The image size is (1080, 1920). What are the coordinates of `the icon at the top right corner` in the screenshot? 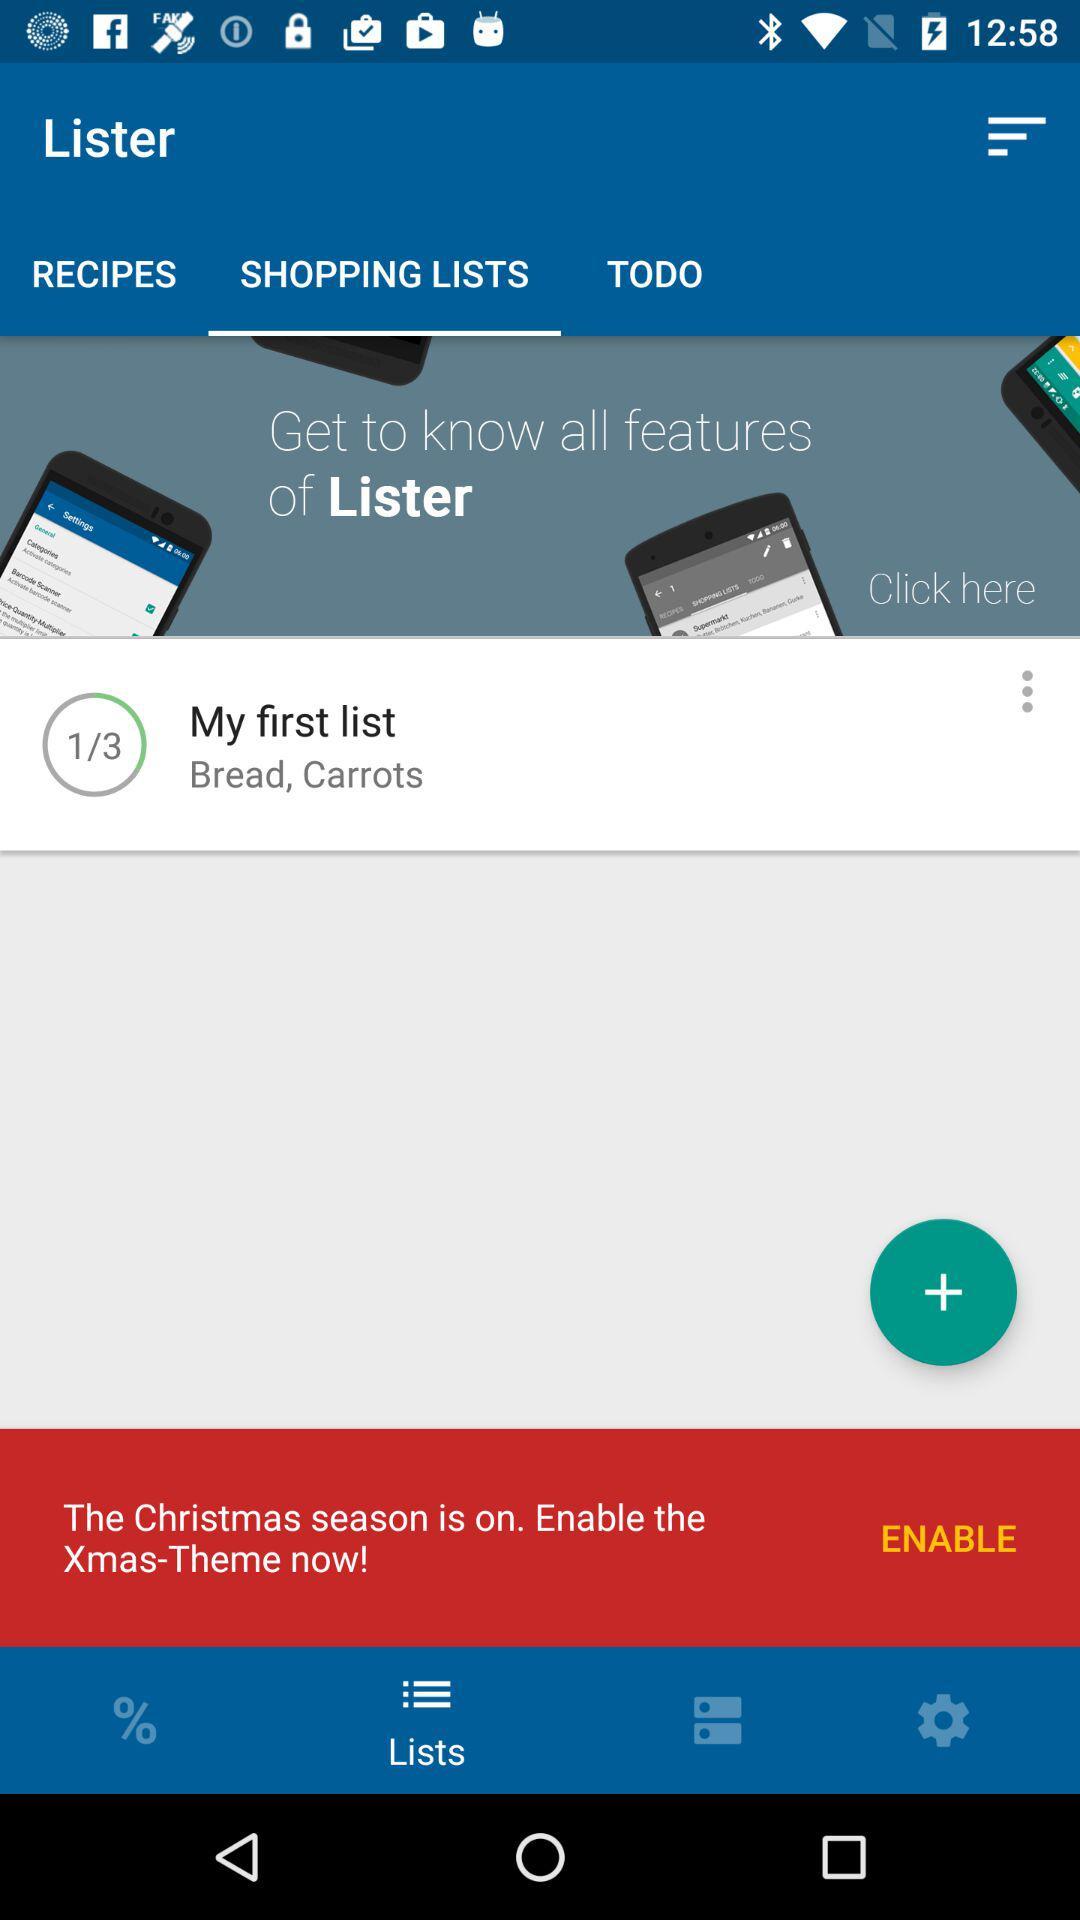 It's located at (1017, 135).